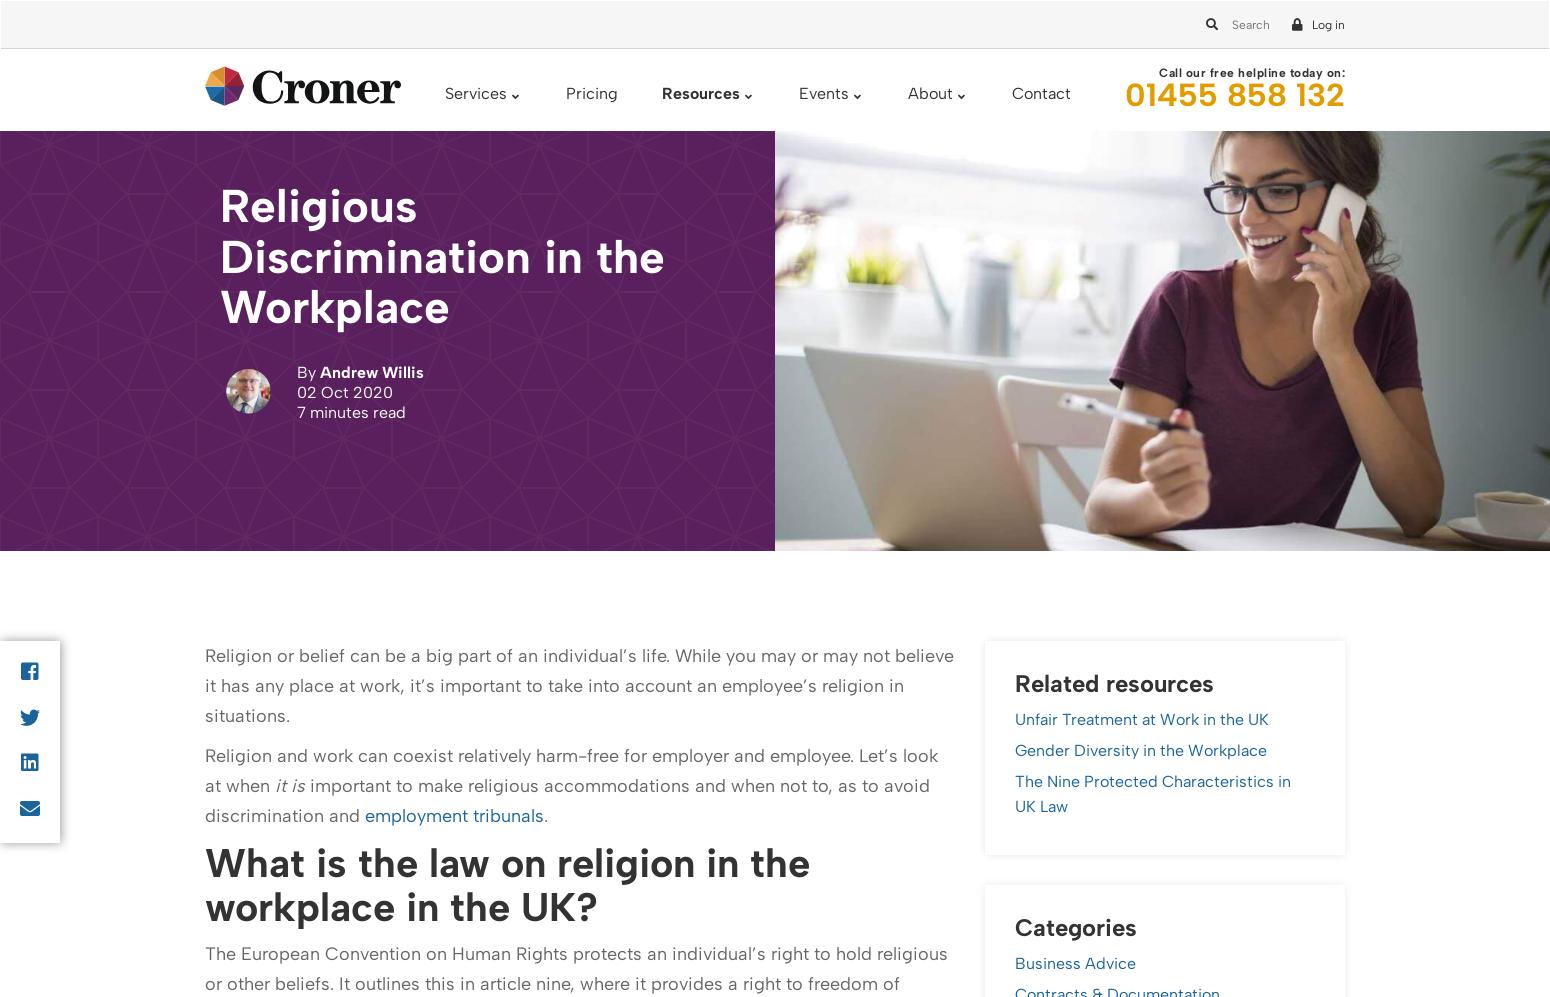 This screenshot has width=1550, height=997. Describe the element at coordinates (464, 763) in the screenshot. I see `'Gender Diversity in the Workplace'` at that location.